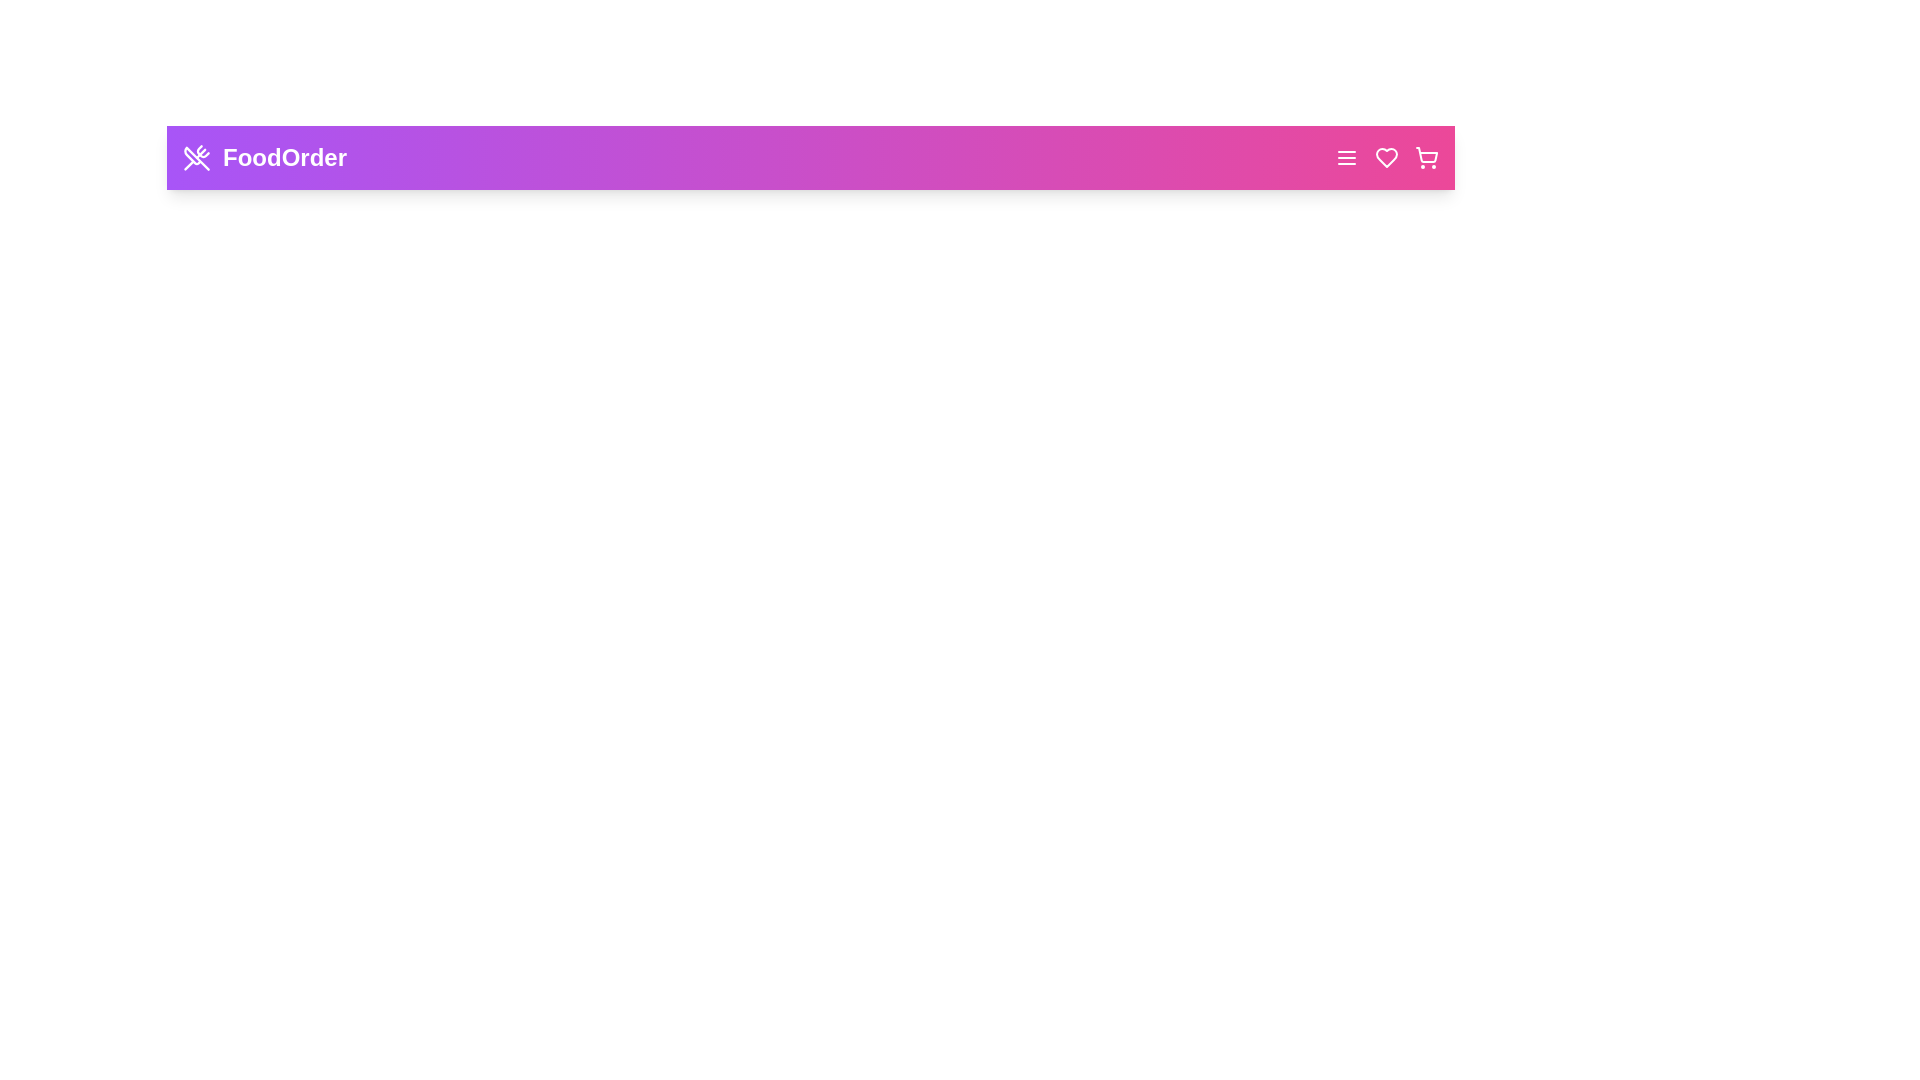 This screenshot has height=1080, width=1920. What do you see at coordinates (1425, 157) in the screenshot?
I see `the 'Cart' button to view the shopping cart` at bounding box center [1425, 157].